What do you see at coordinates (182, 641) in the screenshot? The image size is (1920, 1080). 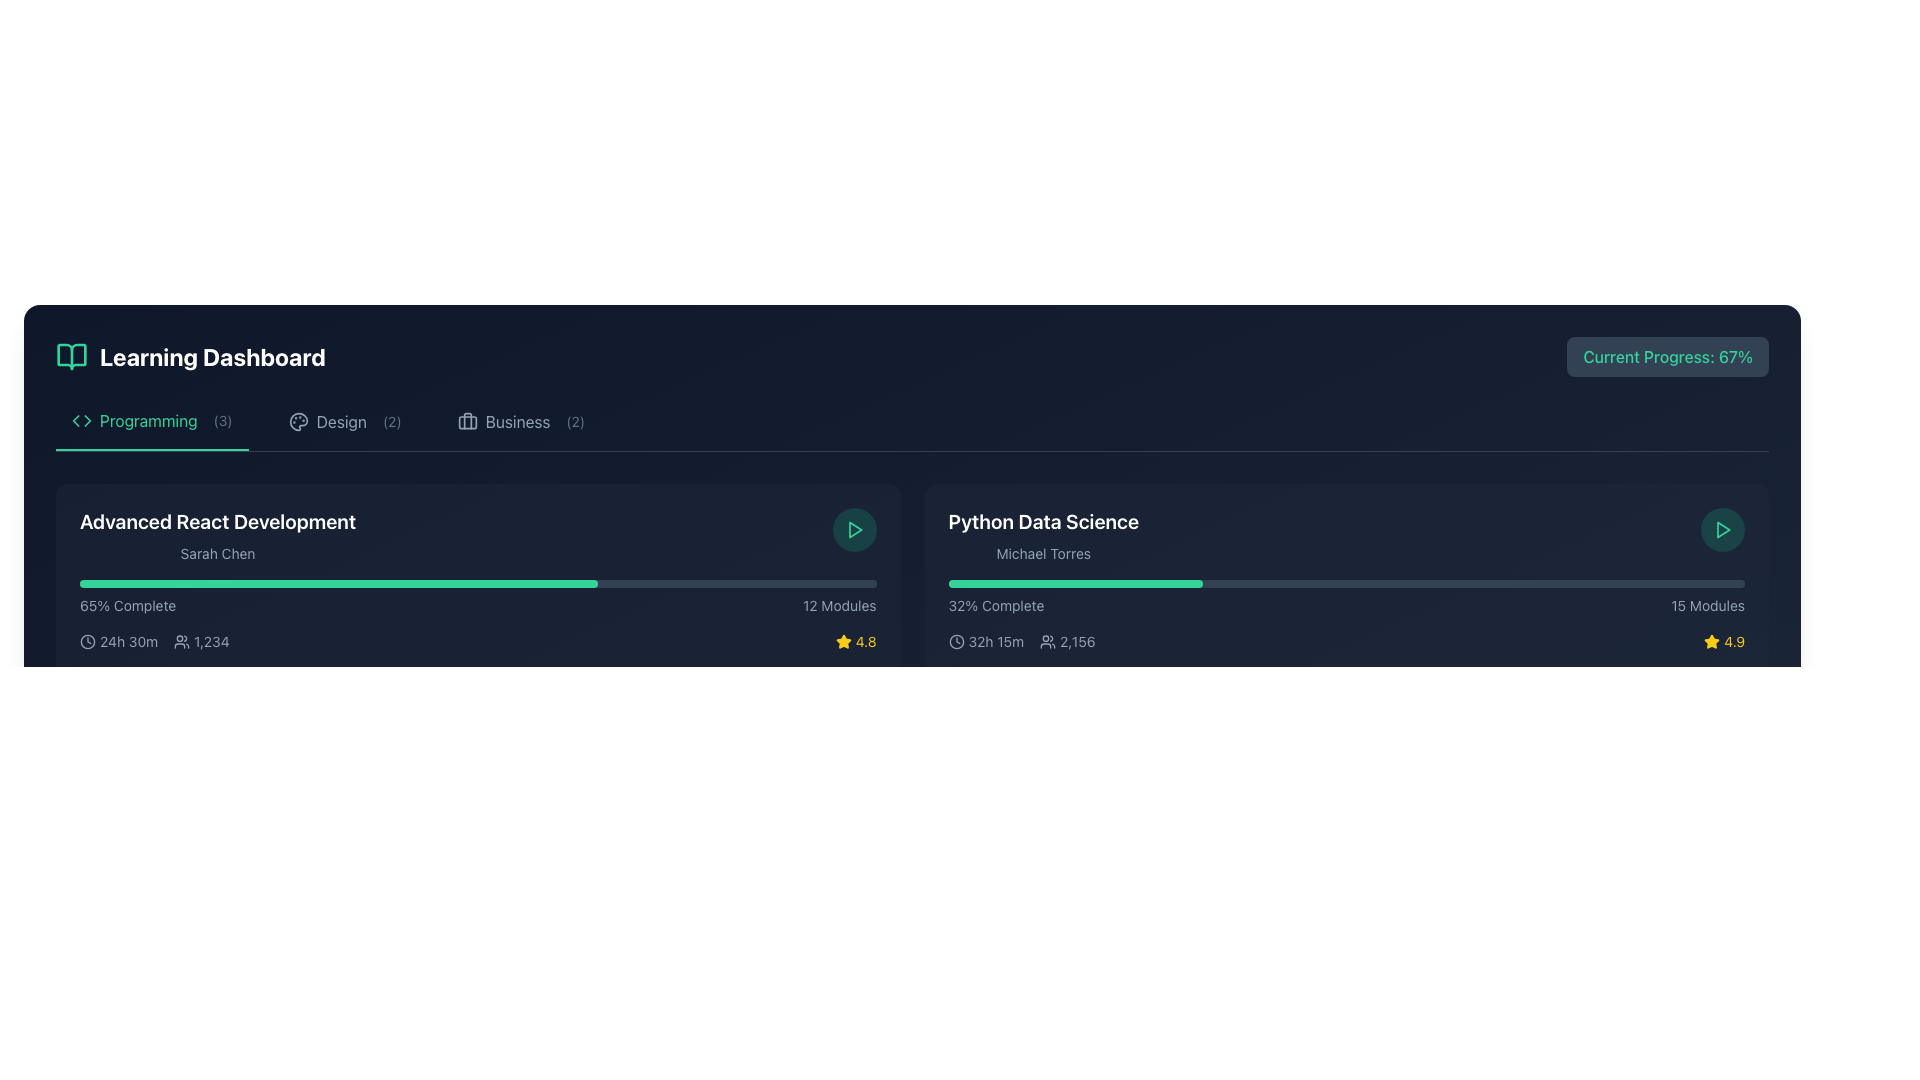 I see `the user count icon located to the left of the numerical value 1,234 in the user-related data section of the 'Advanced React Development' course box` at bounding box center [182, 641].